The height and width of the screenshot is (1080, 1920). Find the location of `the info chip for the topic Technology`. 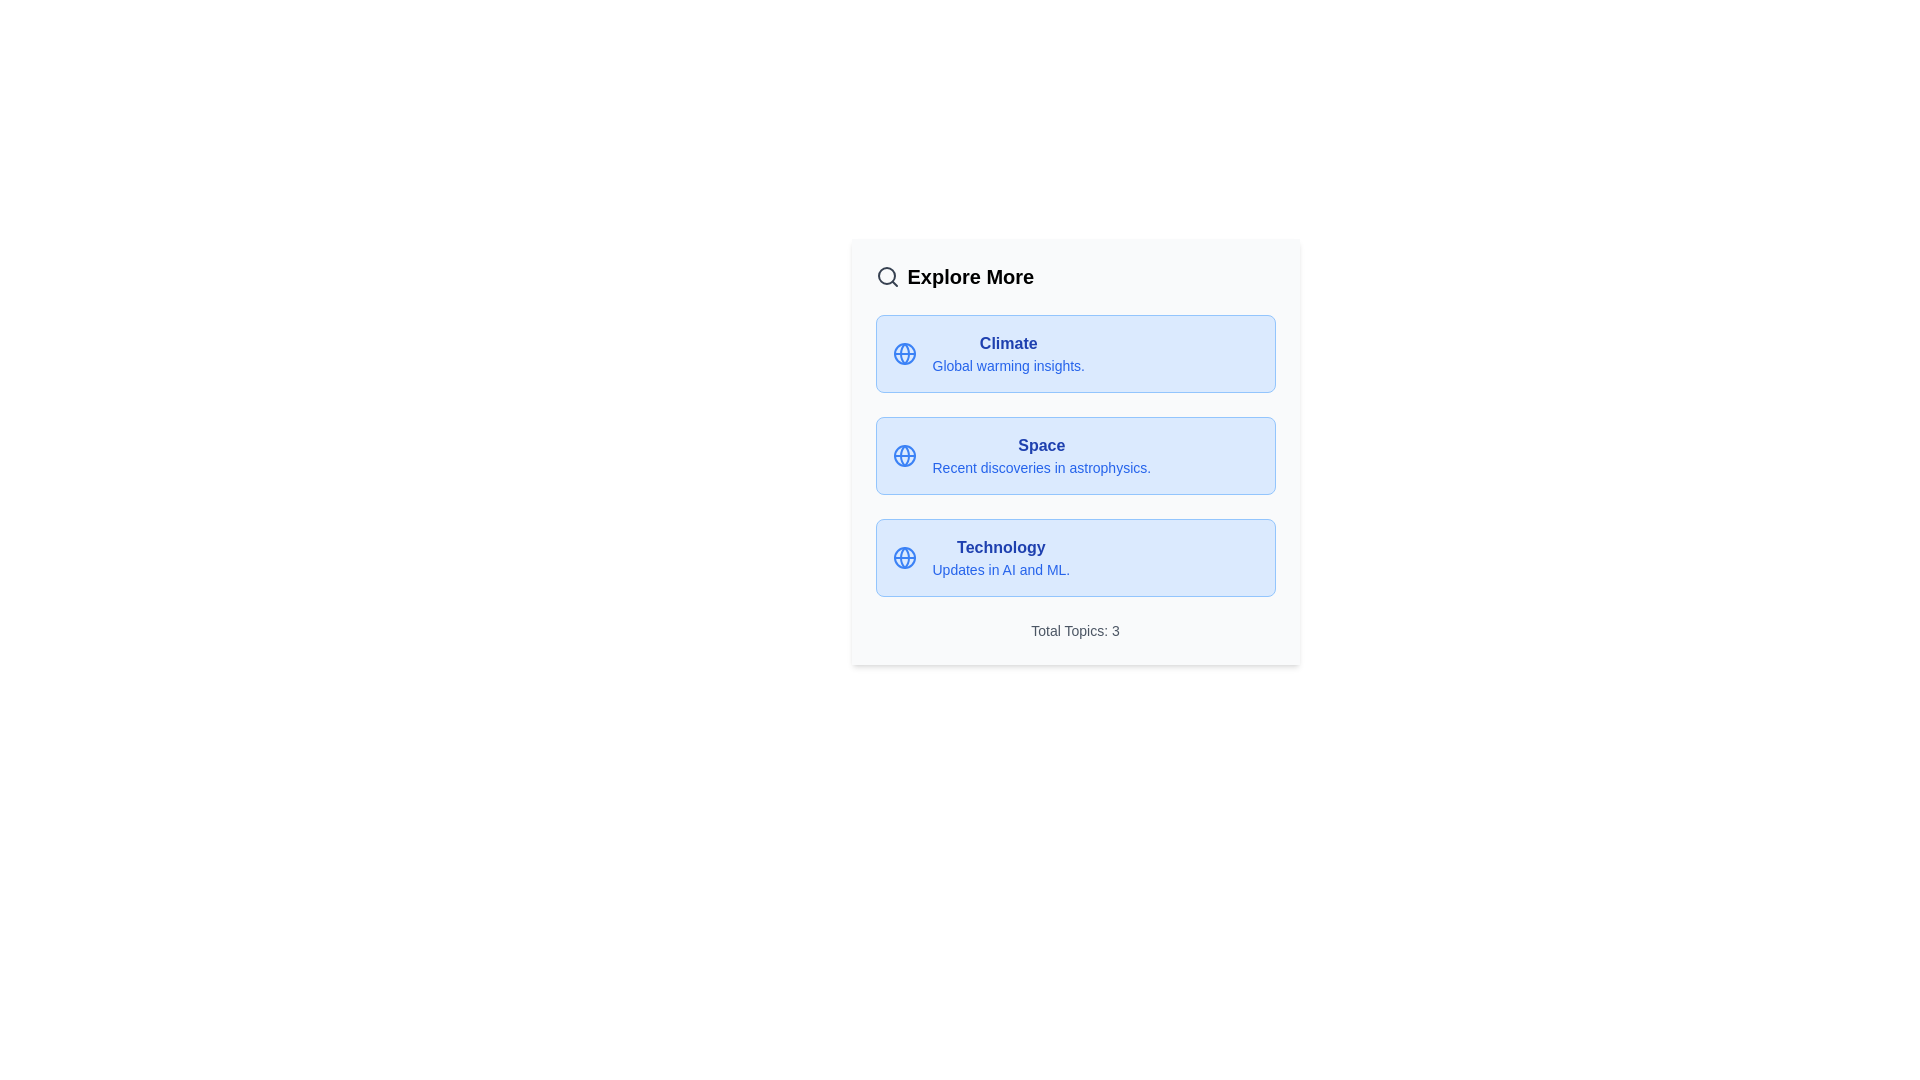

the info chip for the topic Technology is located at coordinates (1074, 558).